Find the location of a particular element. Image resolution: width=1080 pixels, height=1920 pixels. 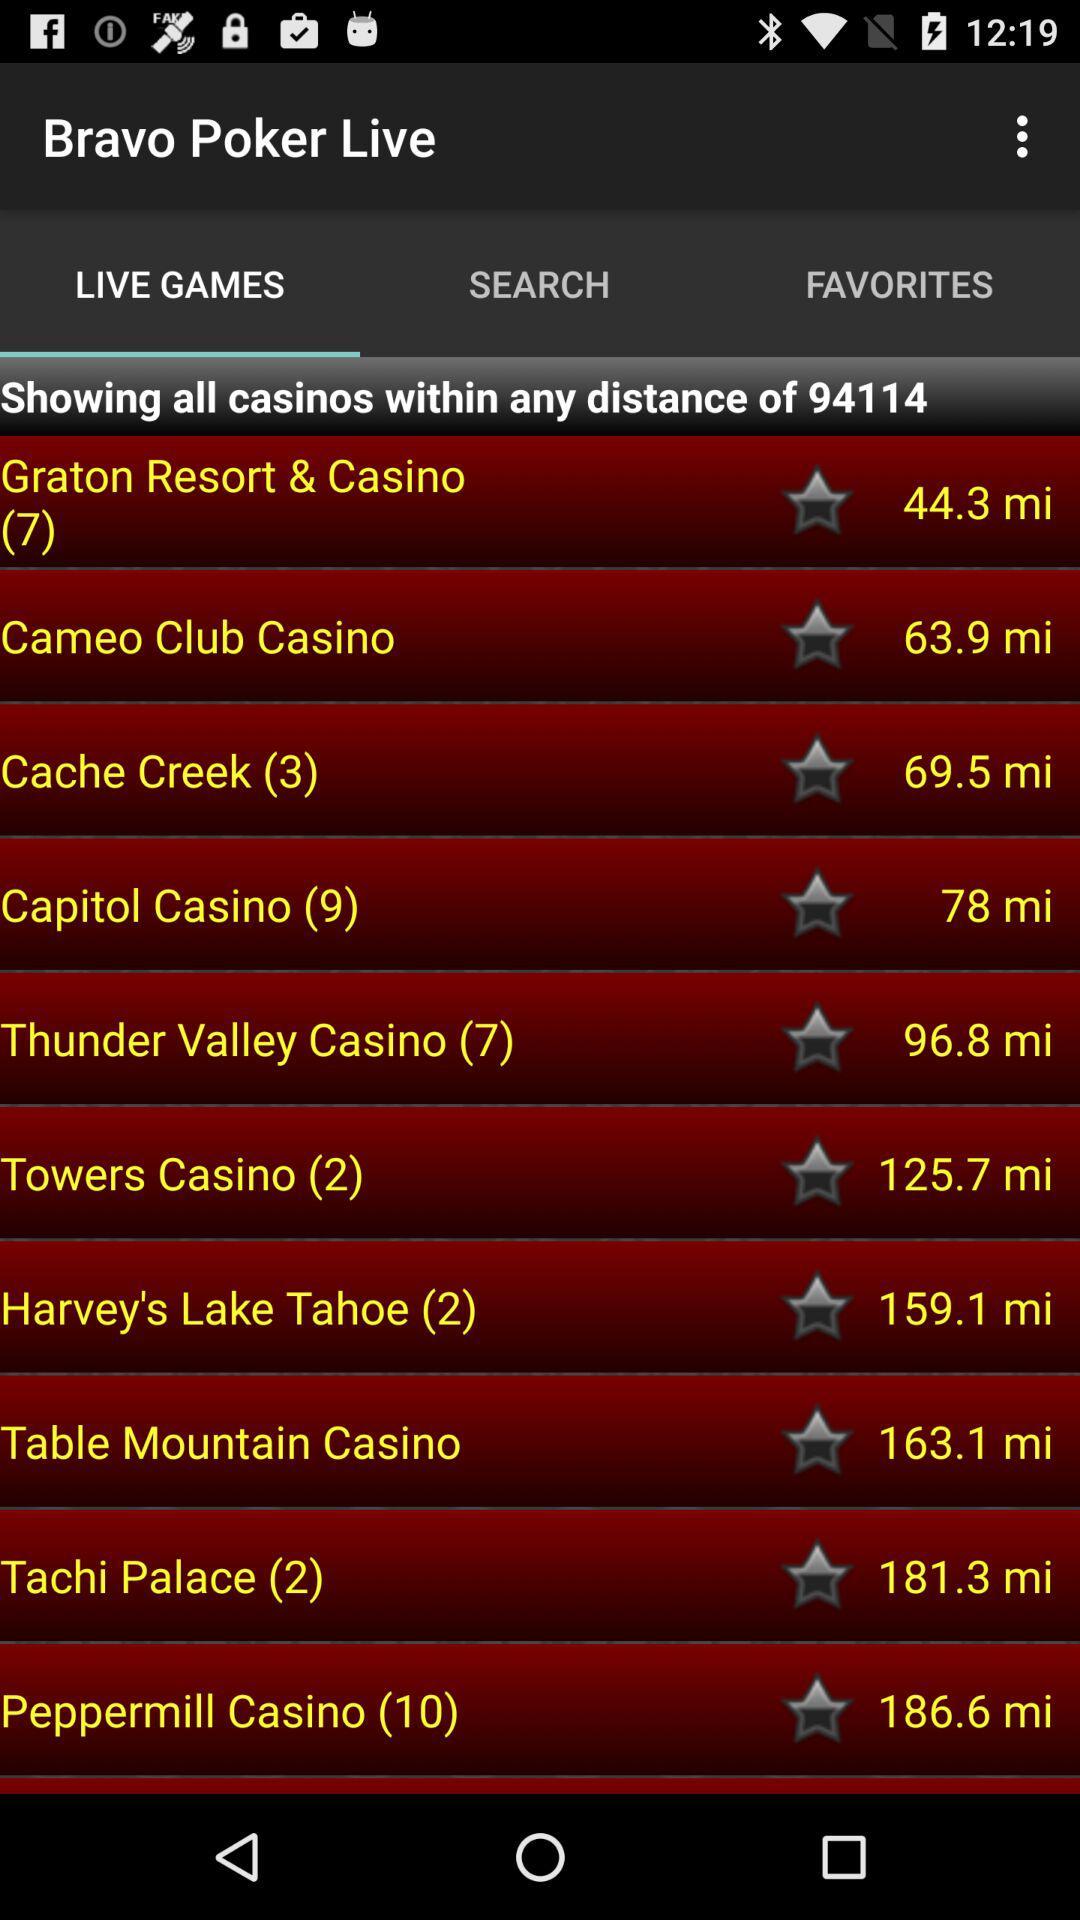

favorite is located at coordinates (817, 1441).